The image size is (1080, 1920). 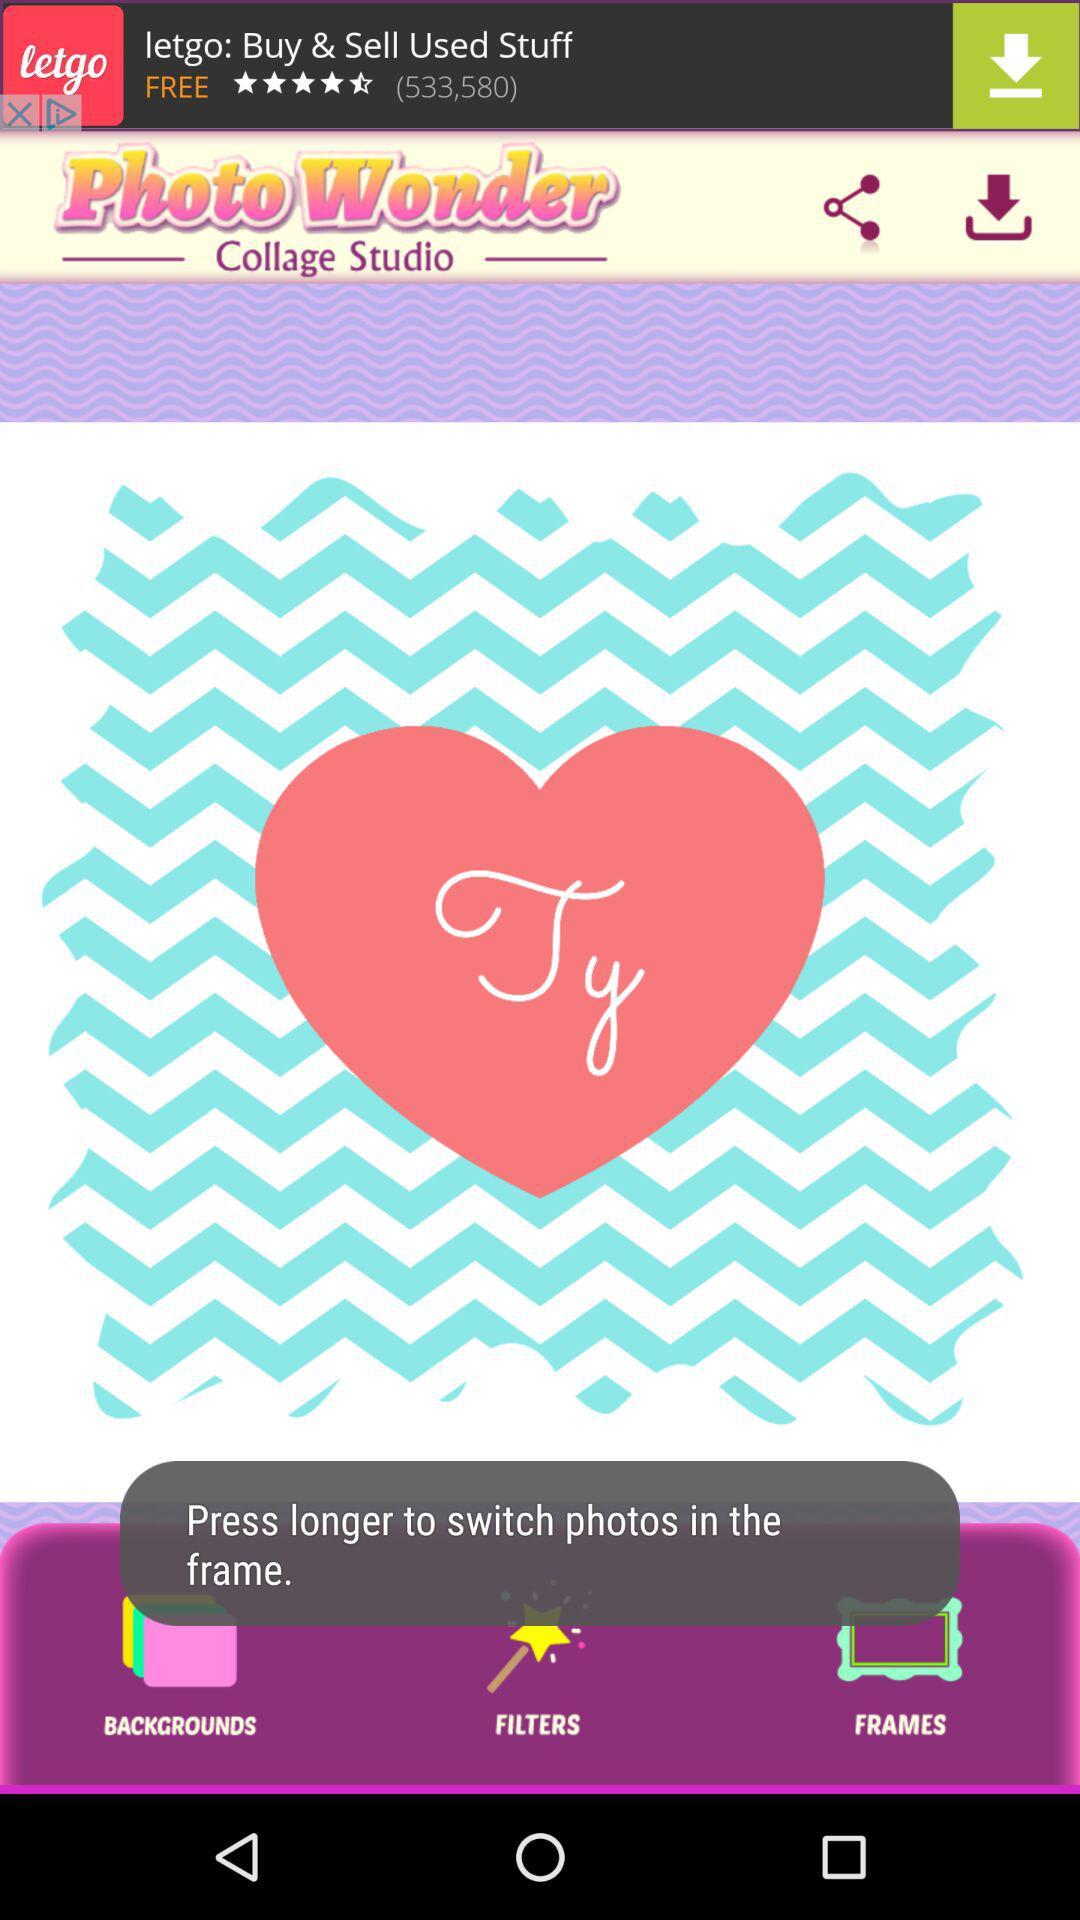 What do you see at coordinates (898, 1658) in the screenshot?
I see `more frames` at bounding box center [898, 1658].